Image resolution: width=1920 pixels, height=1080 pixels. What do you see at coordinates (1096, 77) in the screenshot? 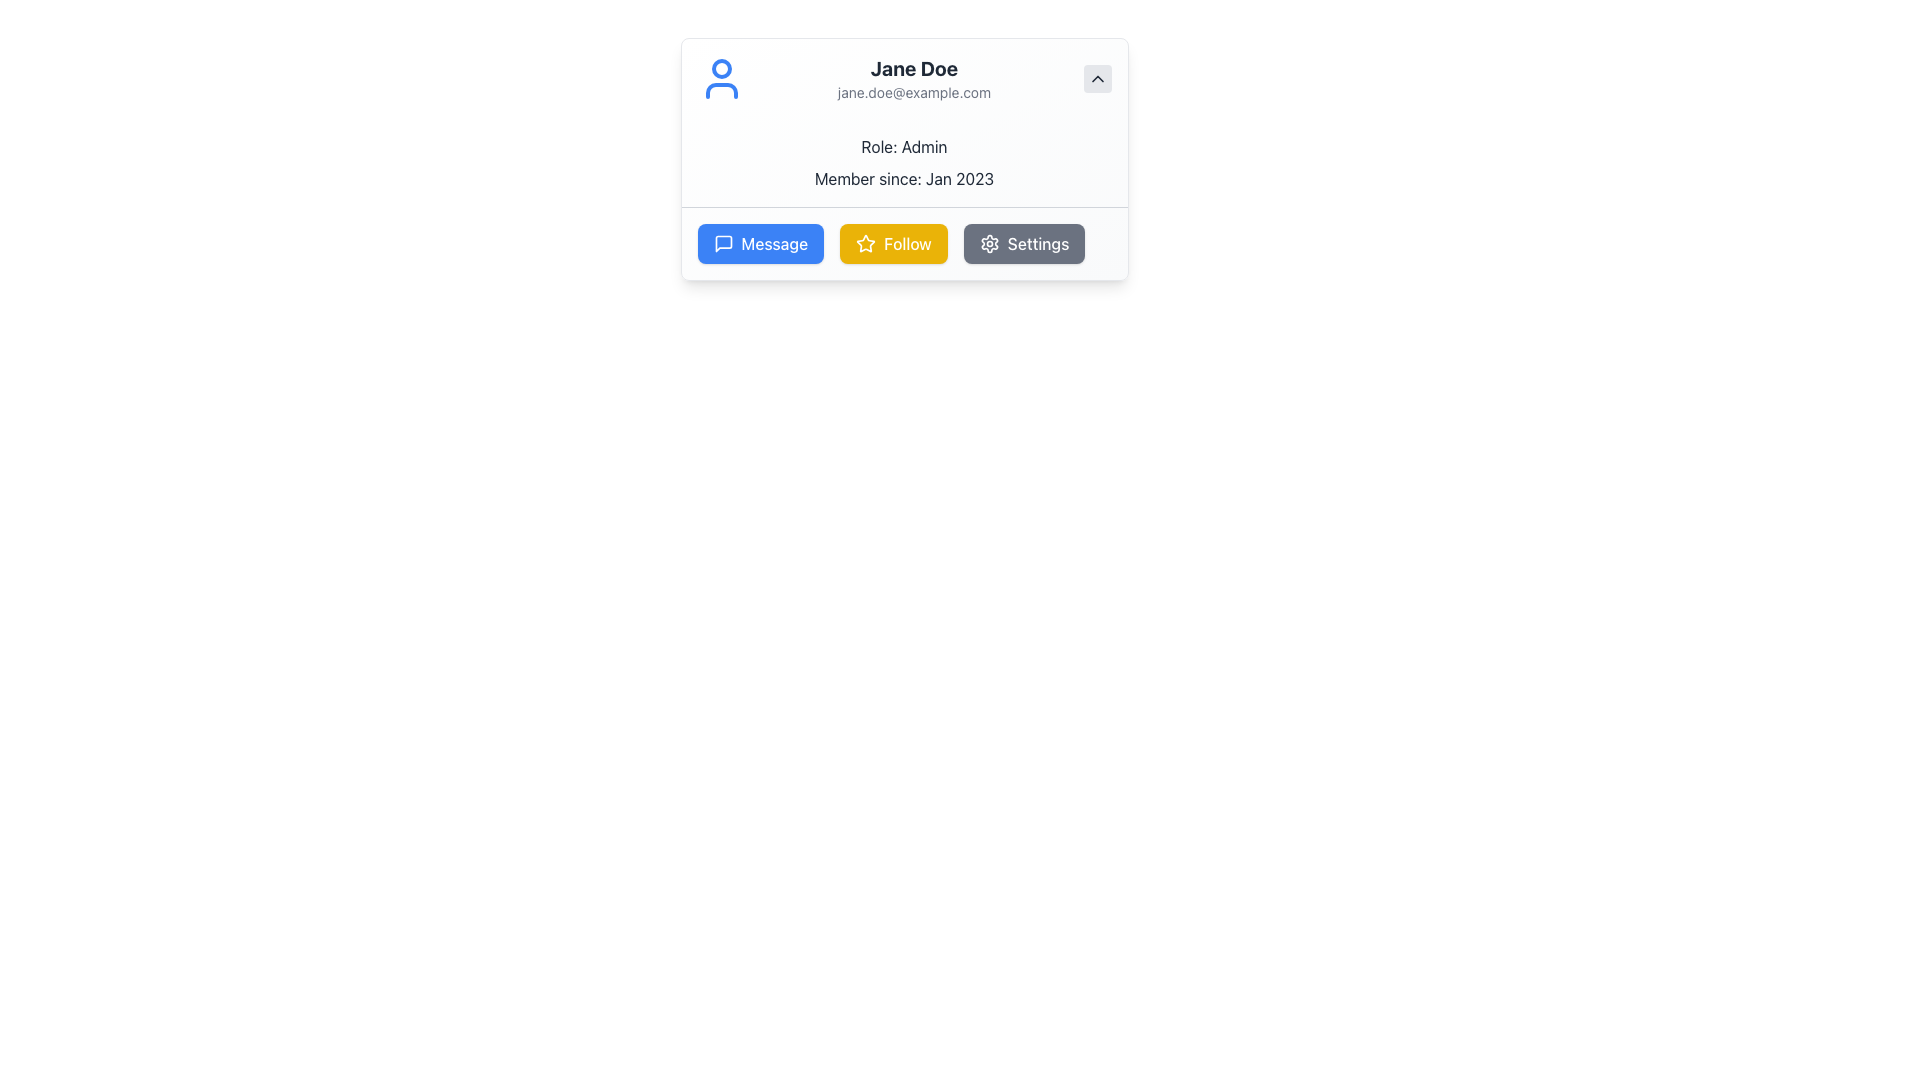
I see `the rectangular button with a light gray background and an upward chevron icon located at the top-right of the user details section containing 'Jane Doe' and 'jane.doe@example.com'` at bounding box center [1096, 77].